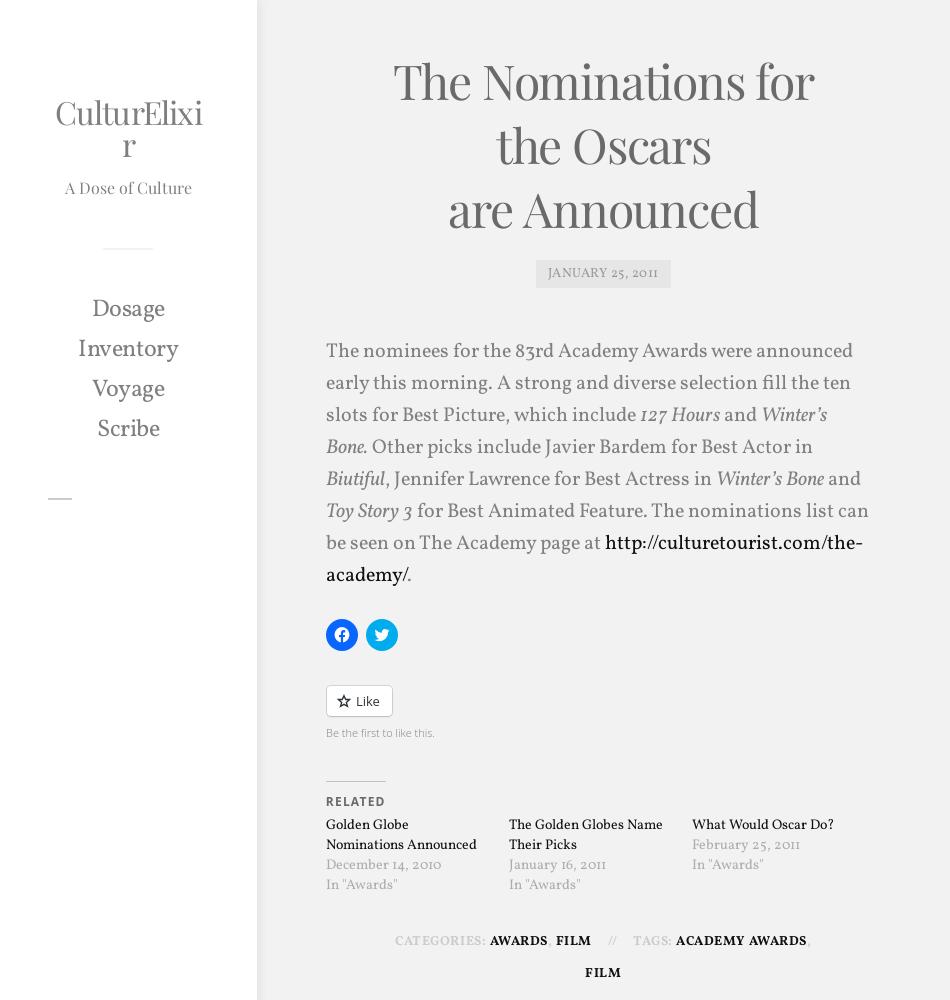  What do you see at coordinates (676, 939) in the screenshot?
I see `'Academy Awards'` at bounding box center [676, 939].